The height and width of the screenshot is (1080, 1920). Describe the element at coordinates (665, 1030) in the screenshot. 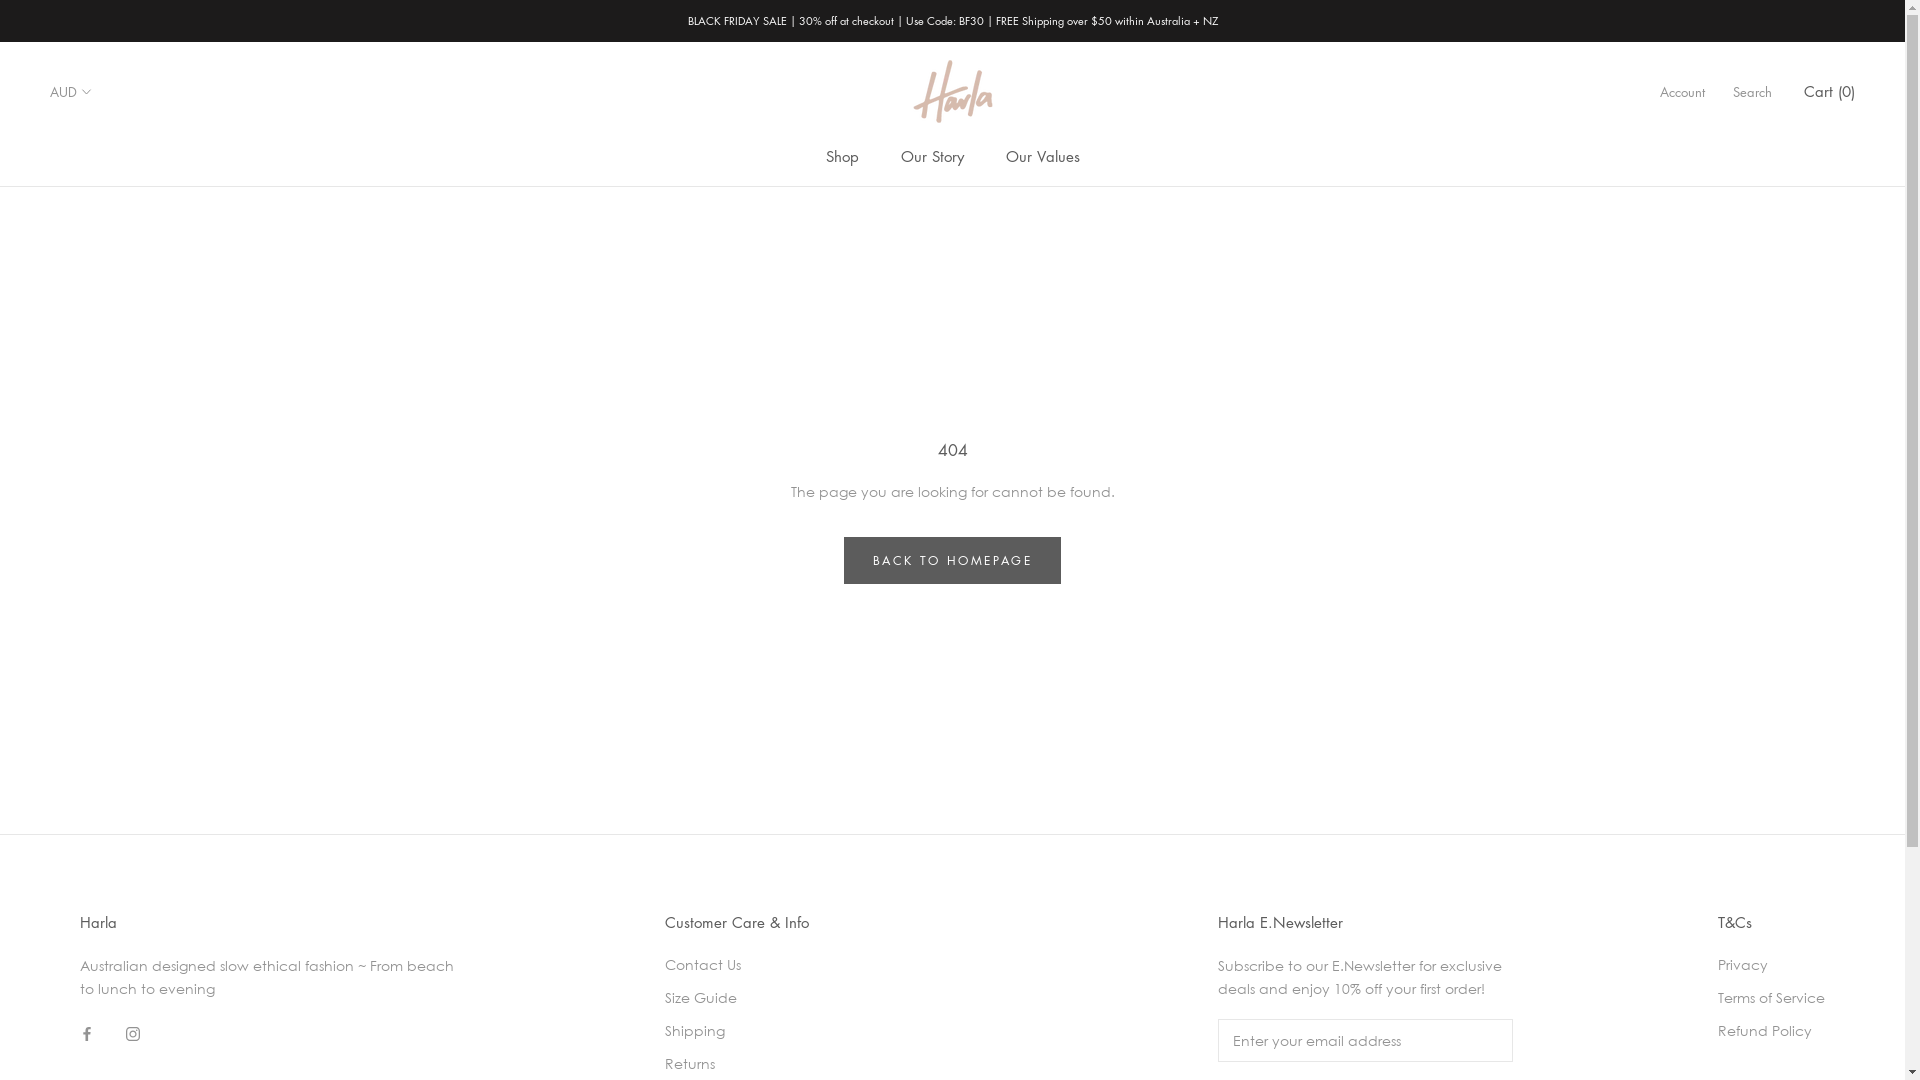

I see `'Shipping'` at that location.